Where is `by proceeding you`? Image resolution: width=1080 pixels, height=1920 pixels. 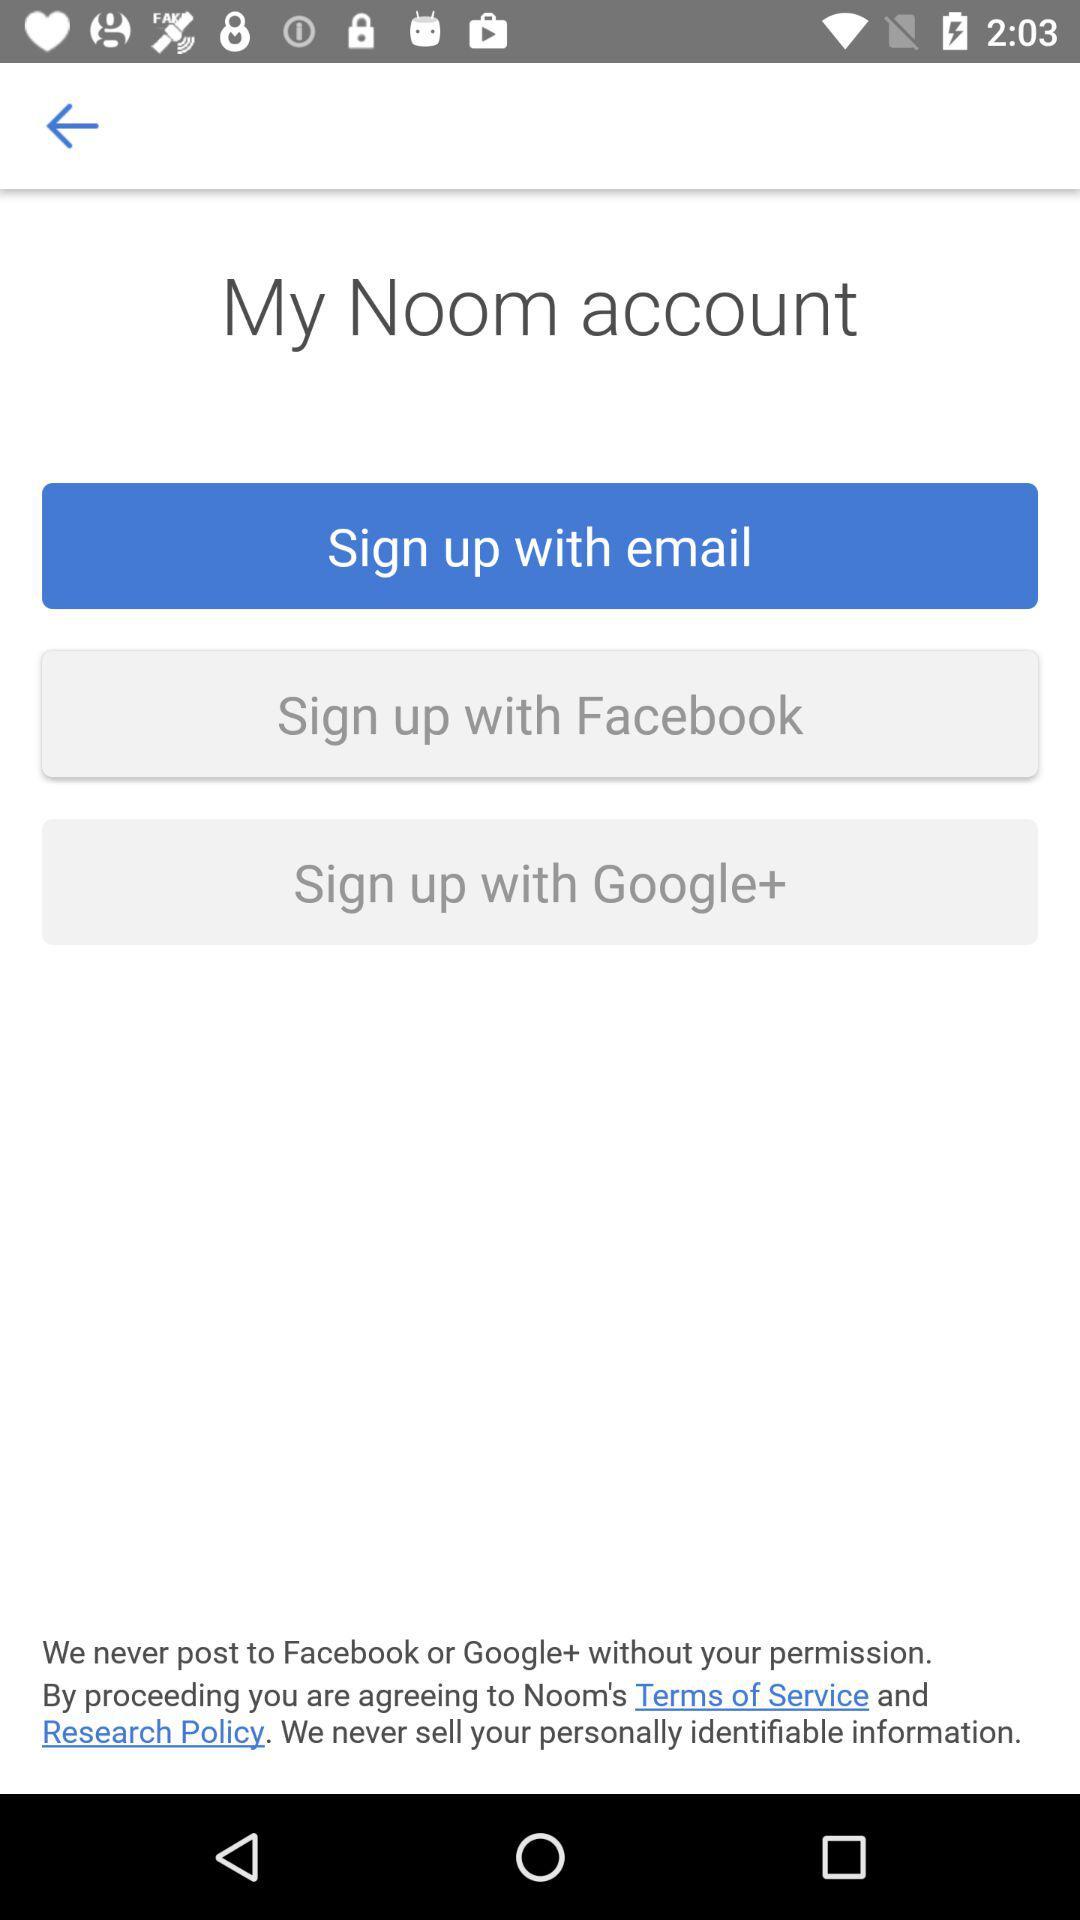
by proceeding you is located at coordinates (540, 1711).